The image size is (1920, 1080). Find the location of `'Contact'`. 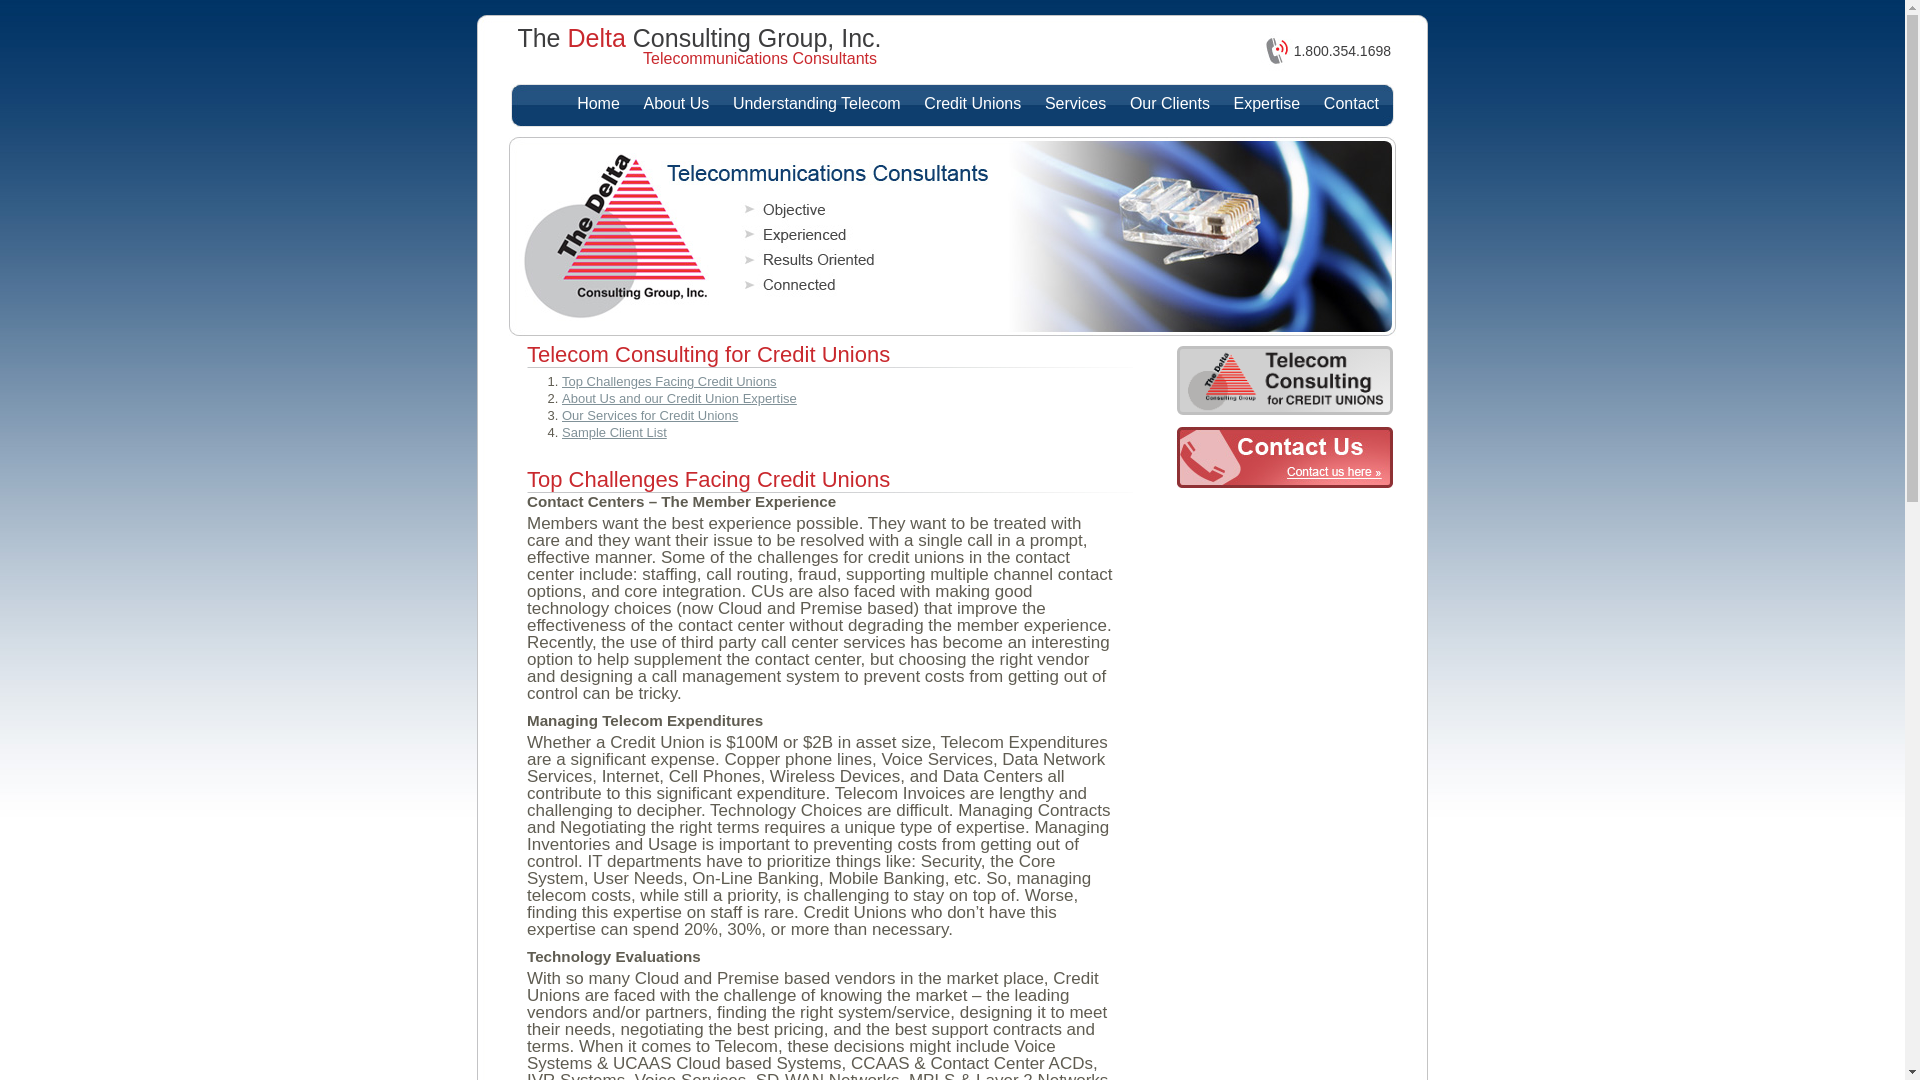

'Contact' is located at coordinates (1351, 103).